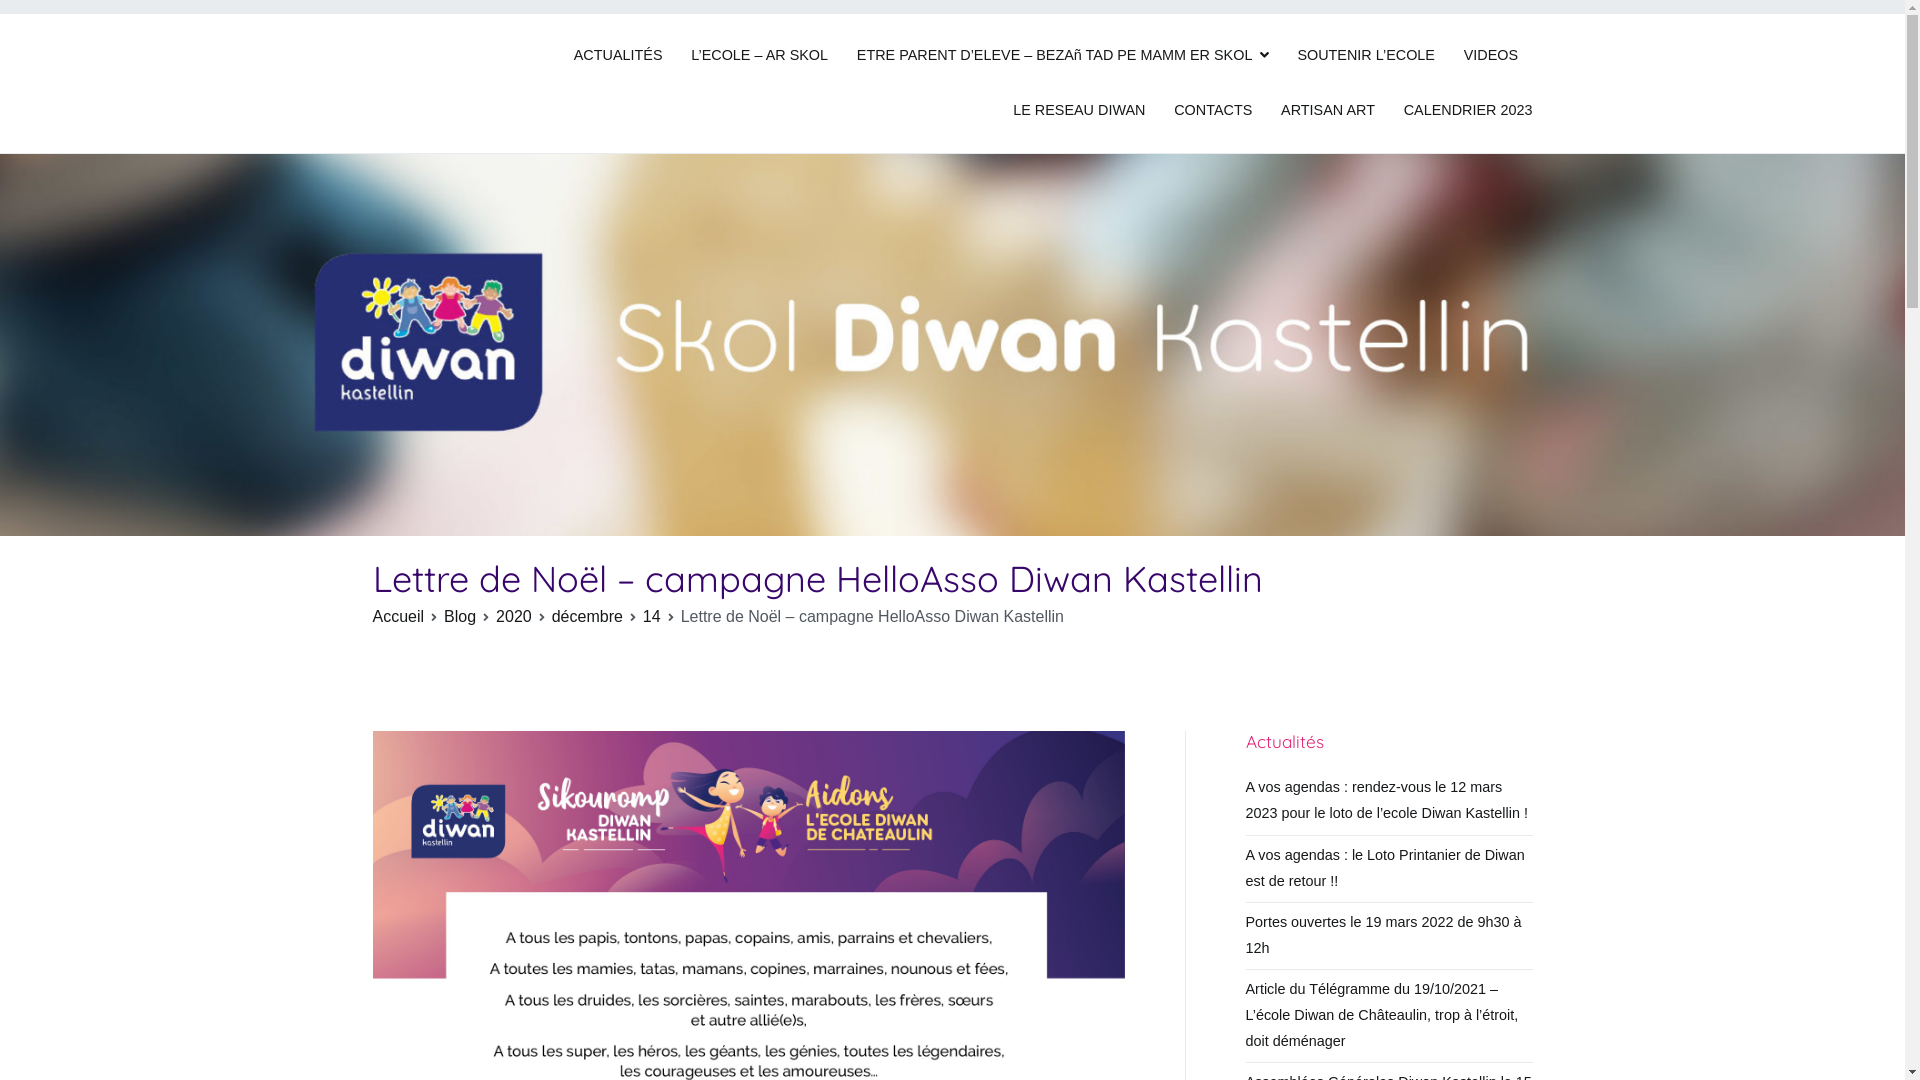 This screenshot has width=1920, height=1080. I want to click on 'LE RESEAU DIWAN', so click(1078, 111).